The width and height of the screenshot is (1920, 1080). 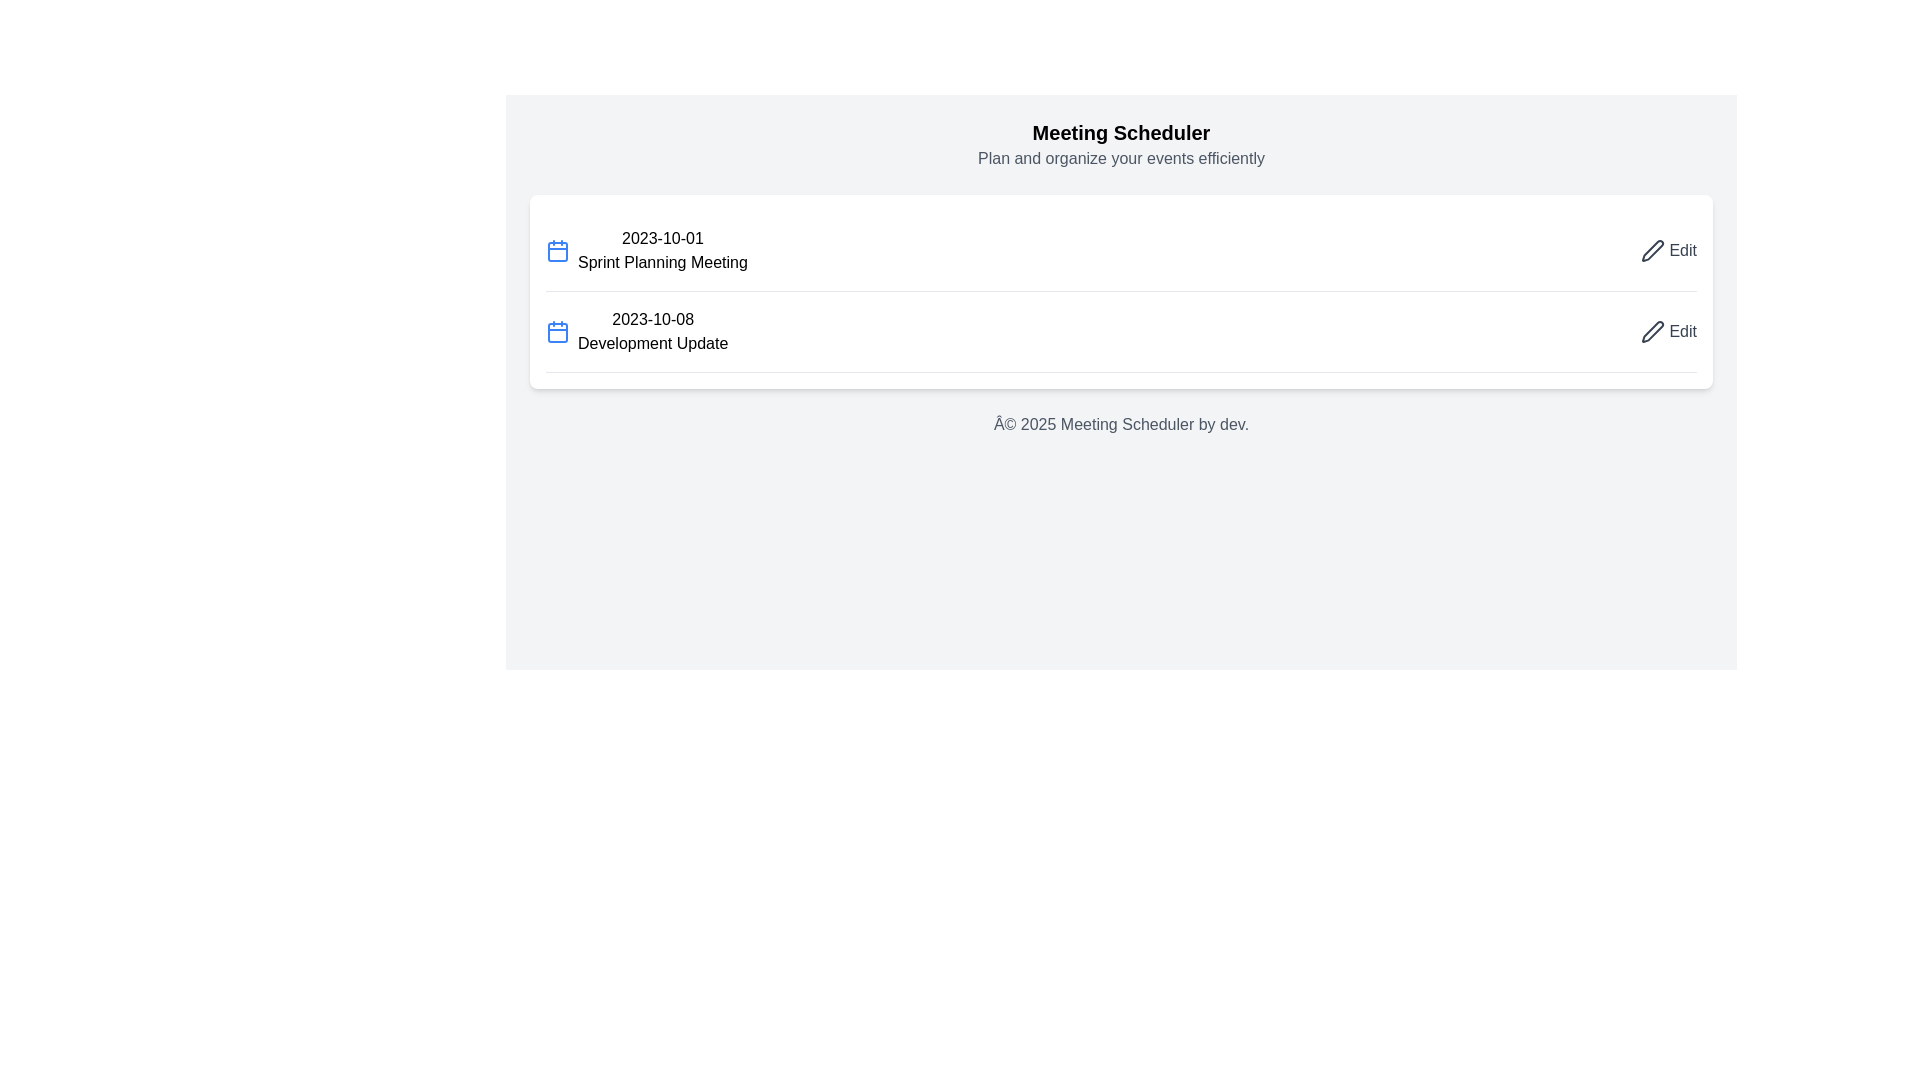 What do you see at coordinates (1653, 249) in the screenshot?
I see `the pen-shaped icon with a thin outline, located to the right of the first meeting entry row and near the 'Edit' label` at bounding box center [1653, 249].